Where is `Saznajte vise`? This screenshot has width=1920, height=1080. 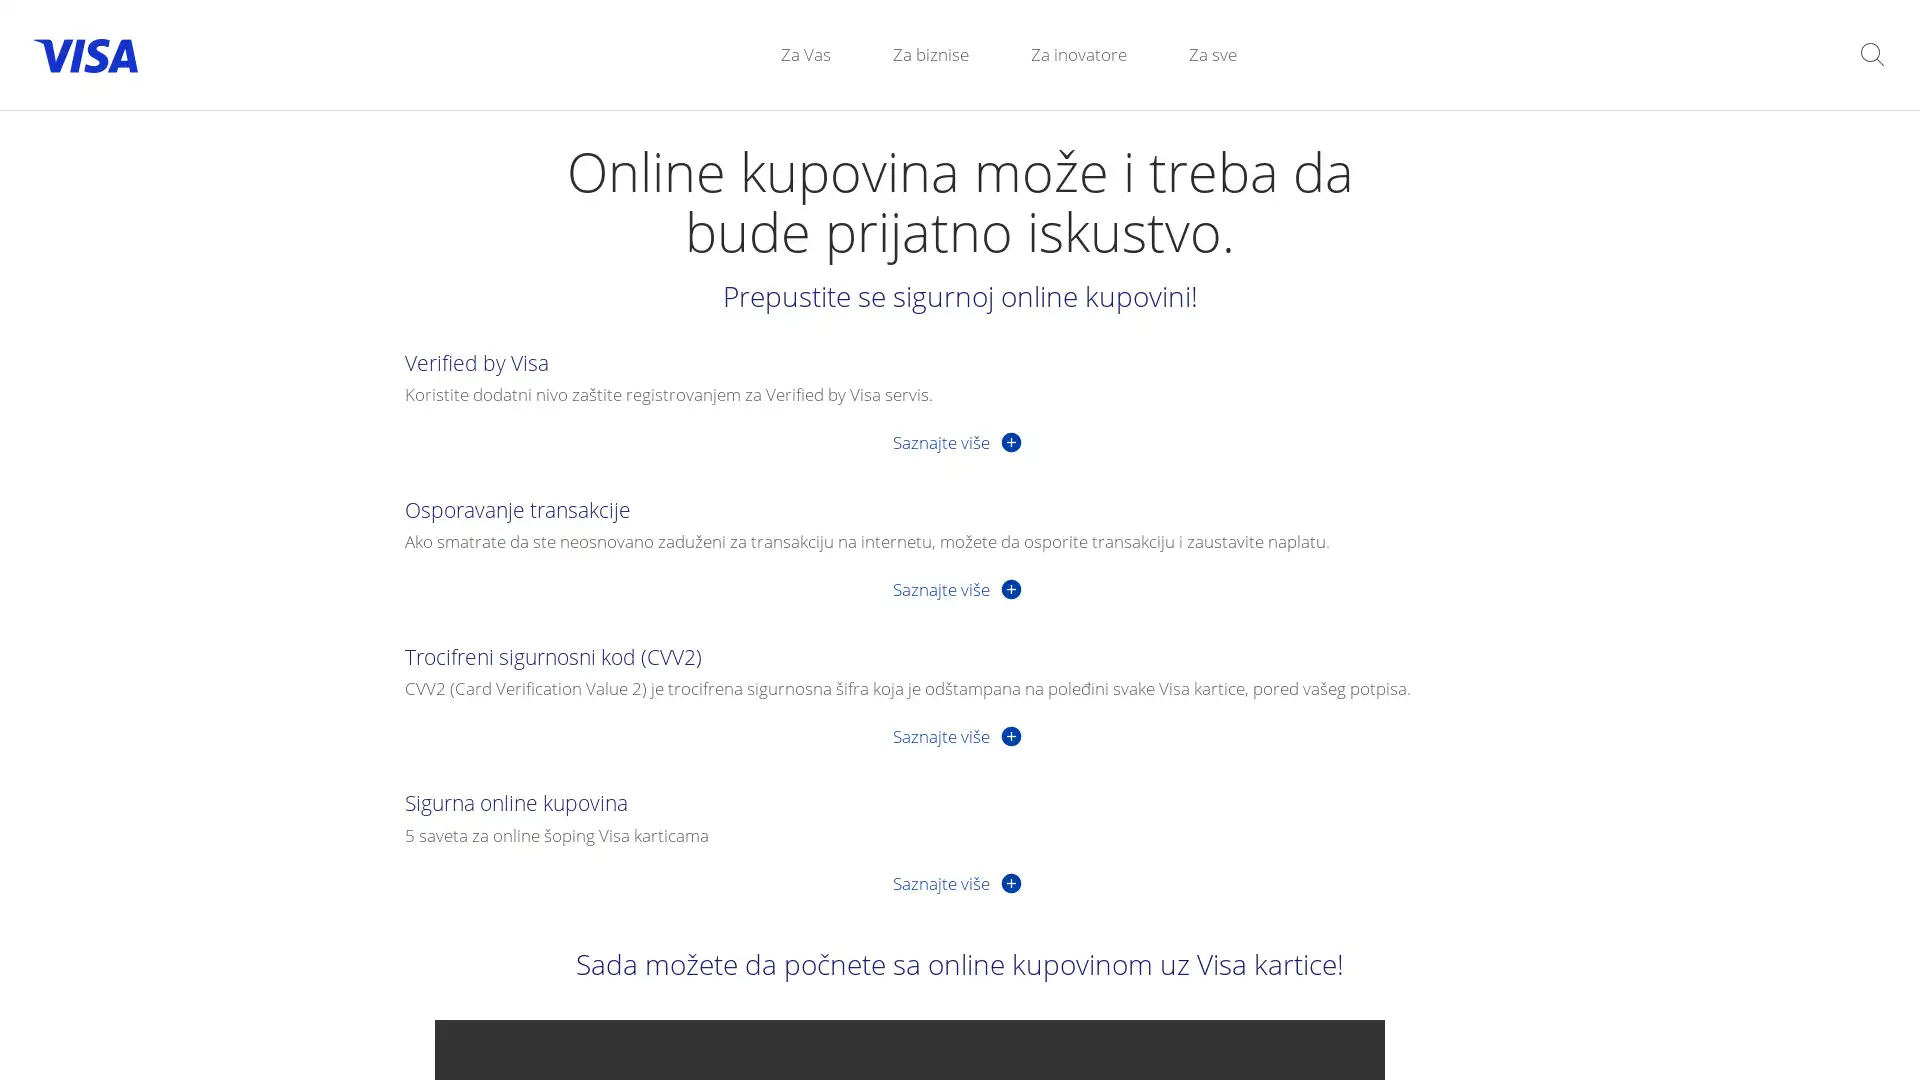
Saznajte vise is located at coordinates (958, 587).